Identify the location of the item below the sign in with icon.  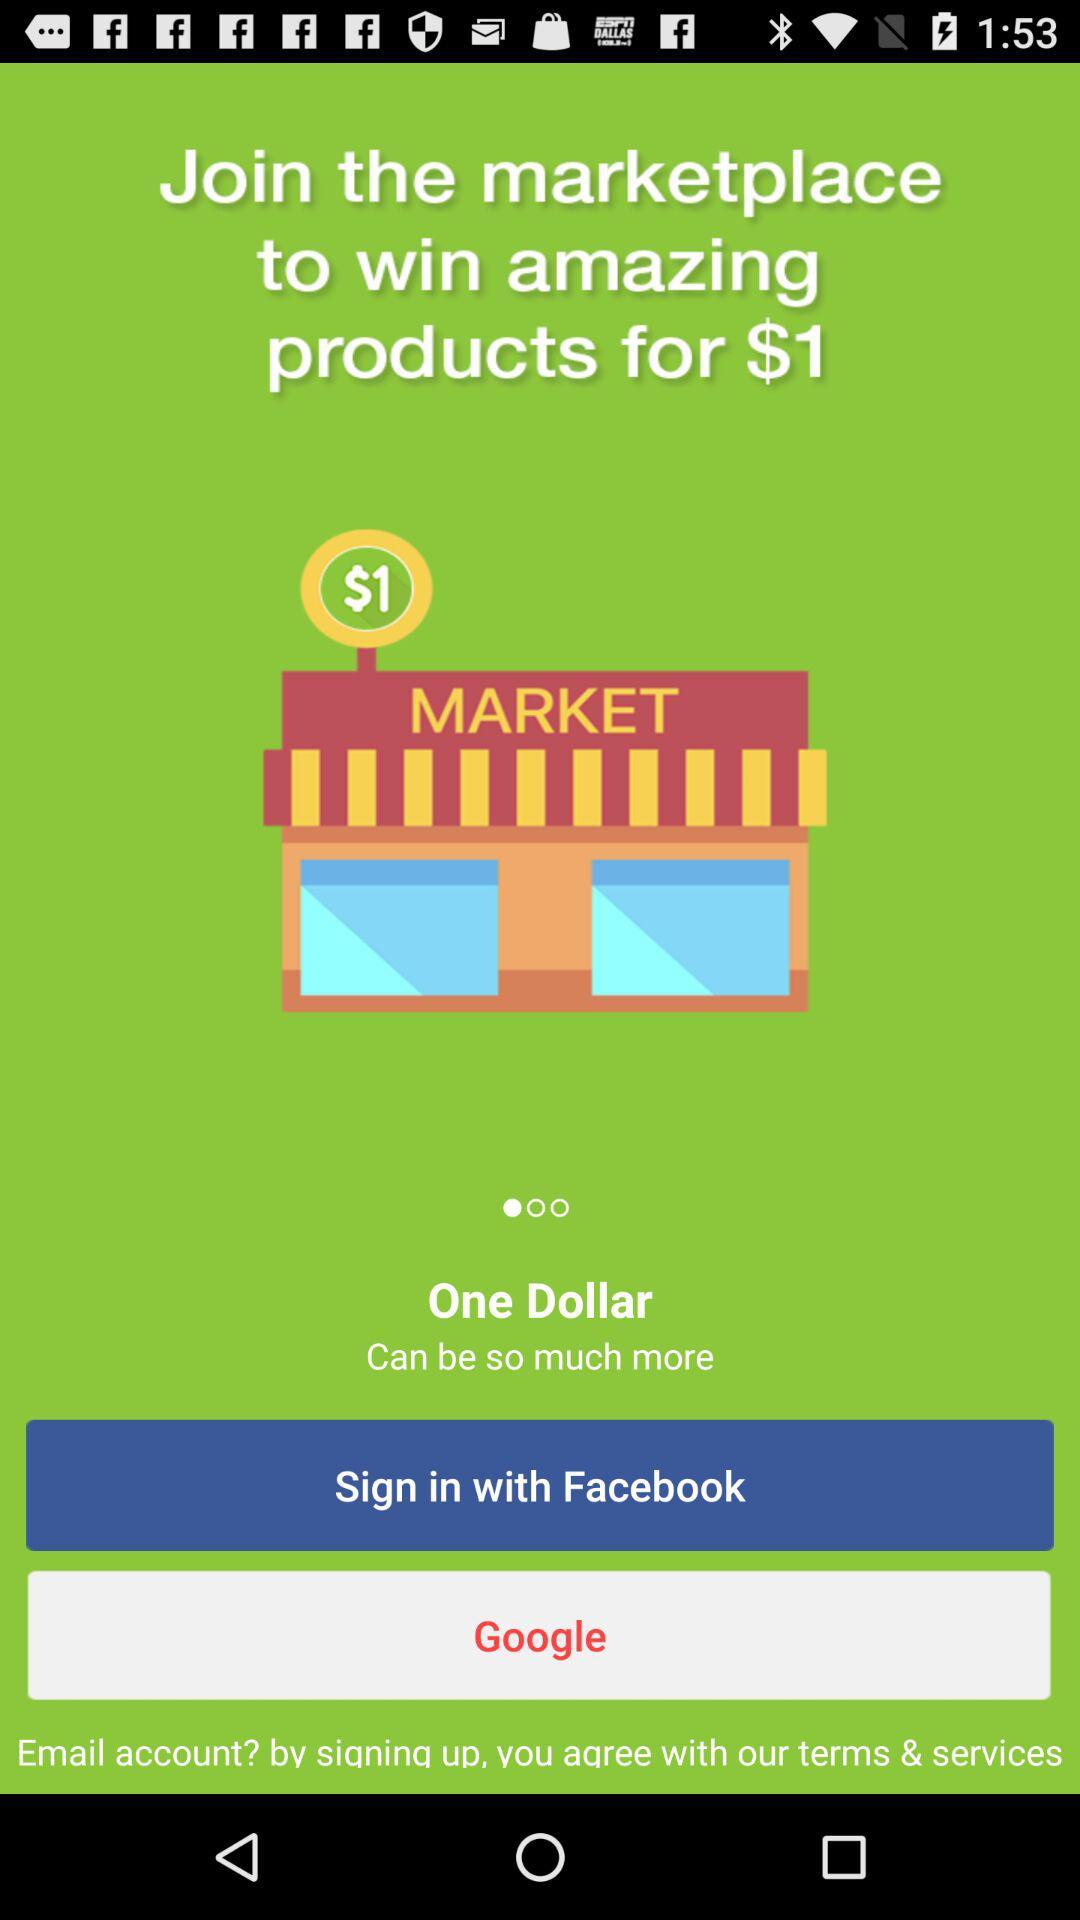
(540, 1635).